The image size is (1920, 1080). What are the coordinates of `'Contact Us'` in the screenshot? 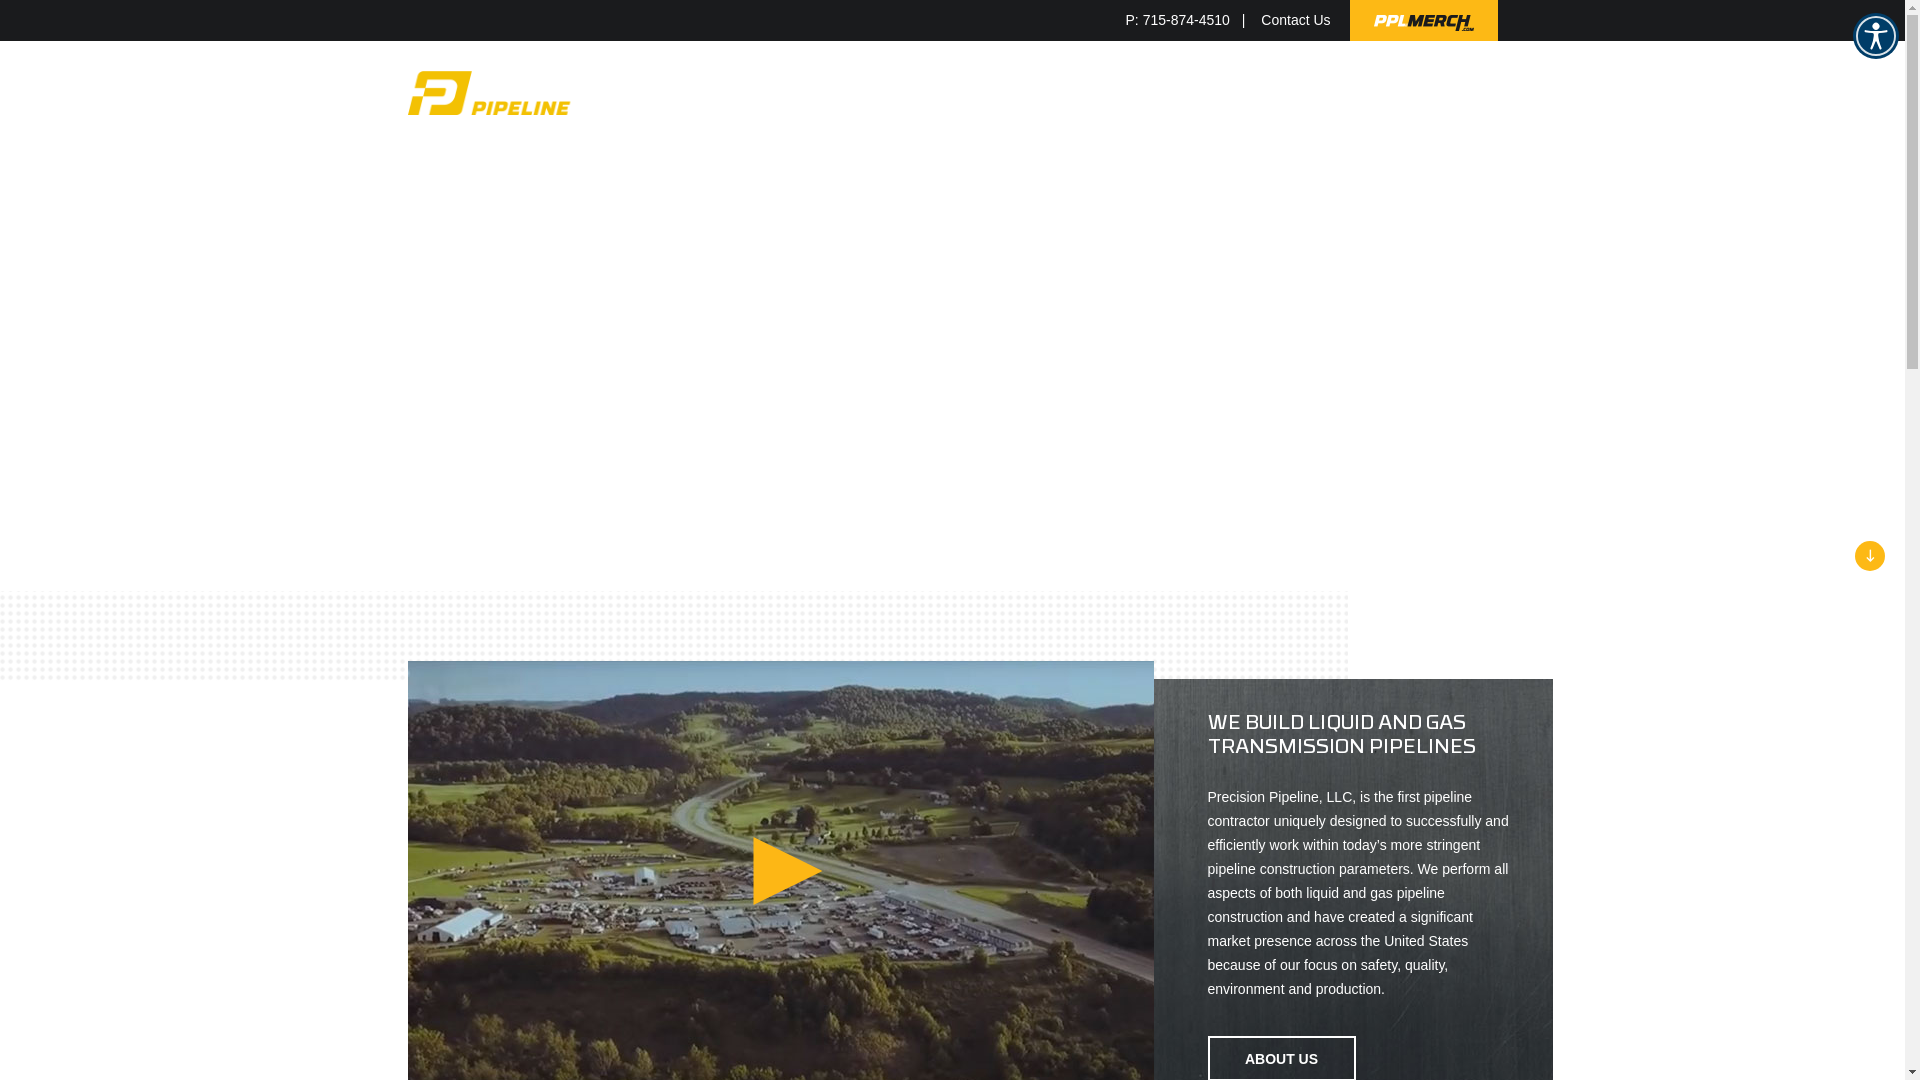 It's located at (1260, 20).